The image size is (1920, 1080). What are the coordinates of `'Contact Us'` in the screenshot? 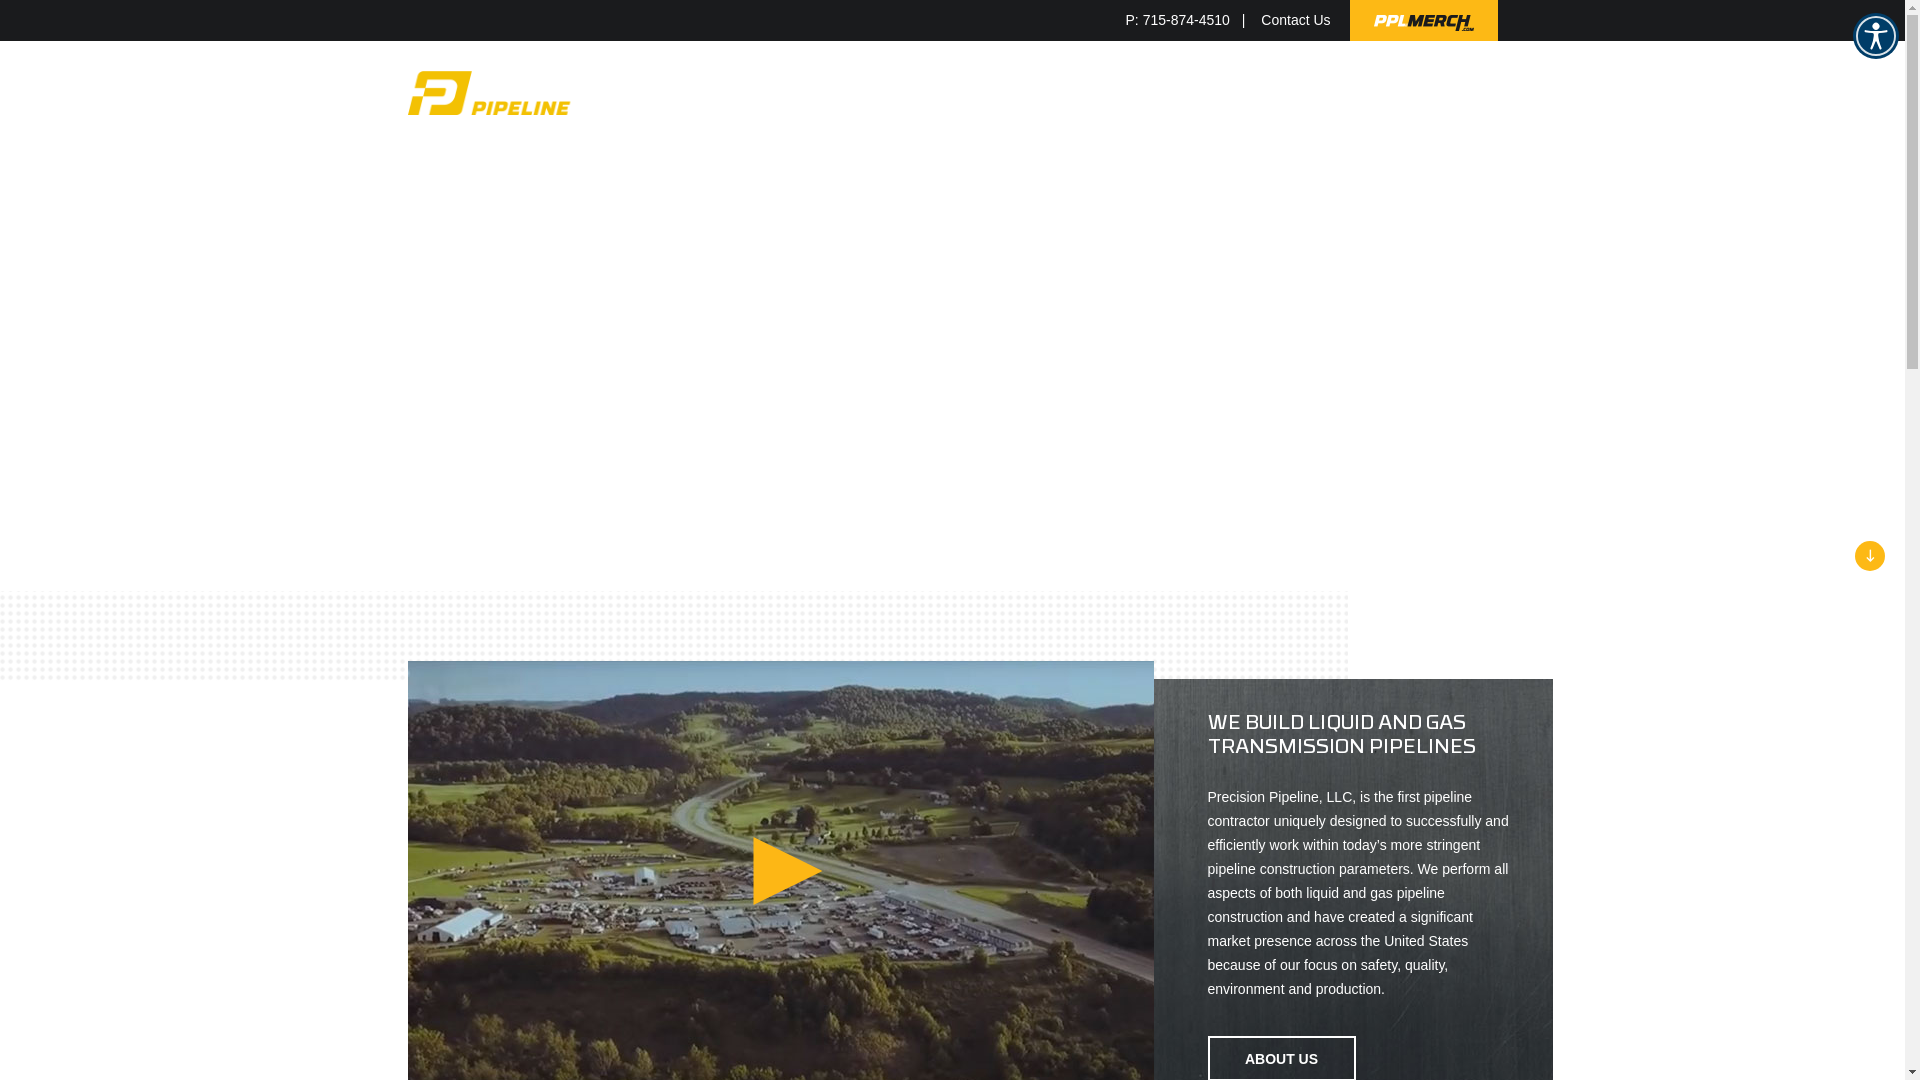 It's located at (1260, 20).